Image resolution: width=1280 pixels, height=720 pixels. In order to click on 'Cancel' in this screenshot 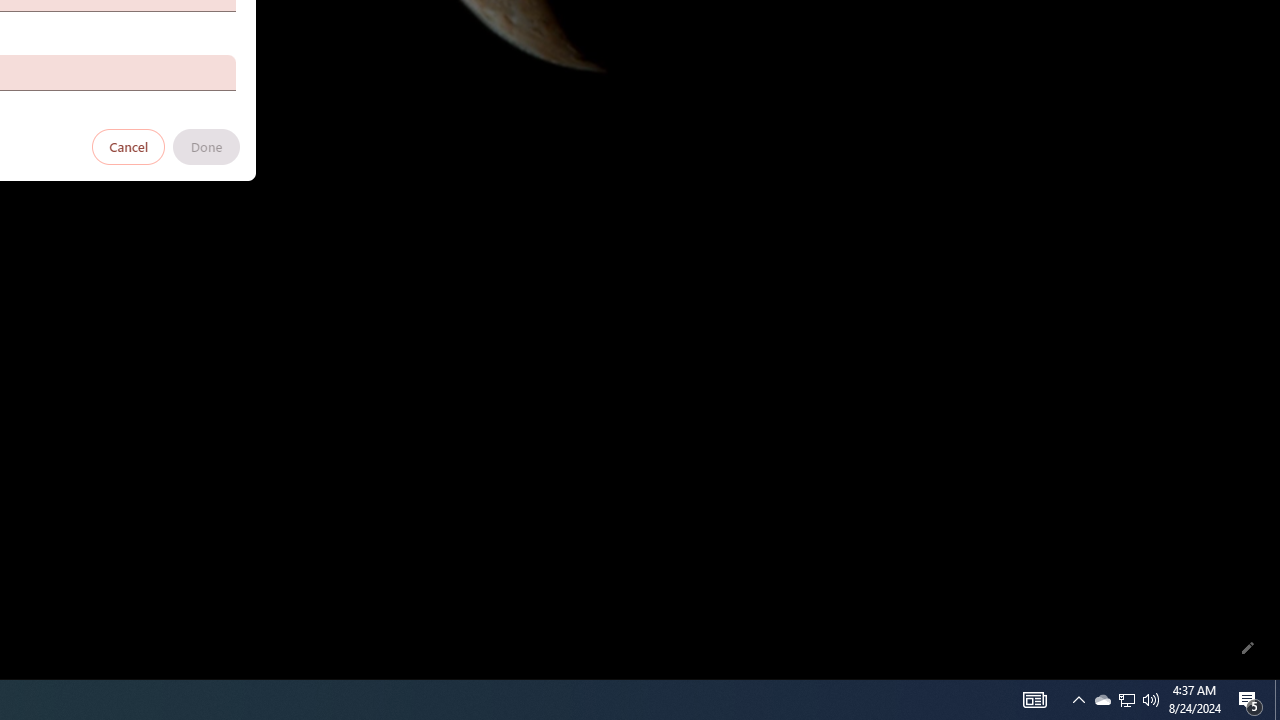, I will do `click(128, 145)`.